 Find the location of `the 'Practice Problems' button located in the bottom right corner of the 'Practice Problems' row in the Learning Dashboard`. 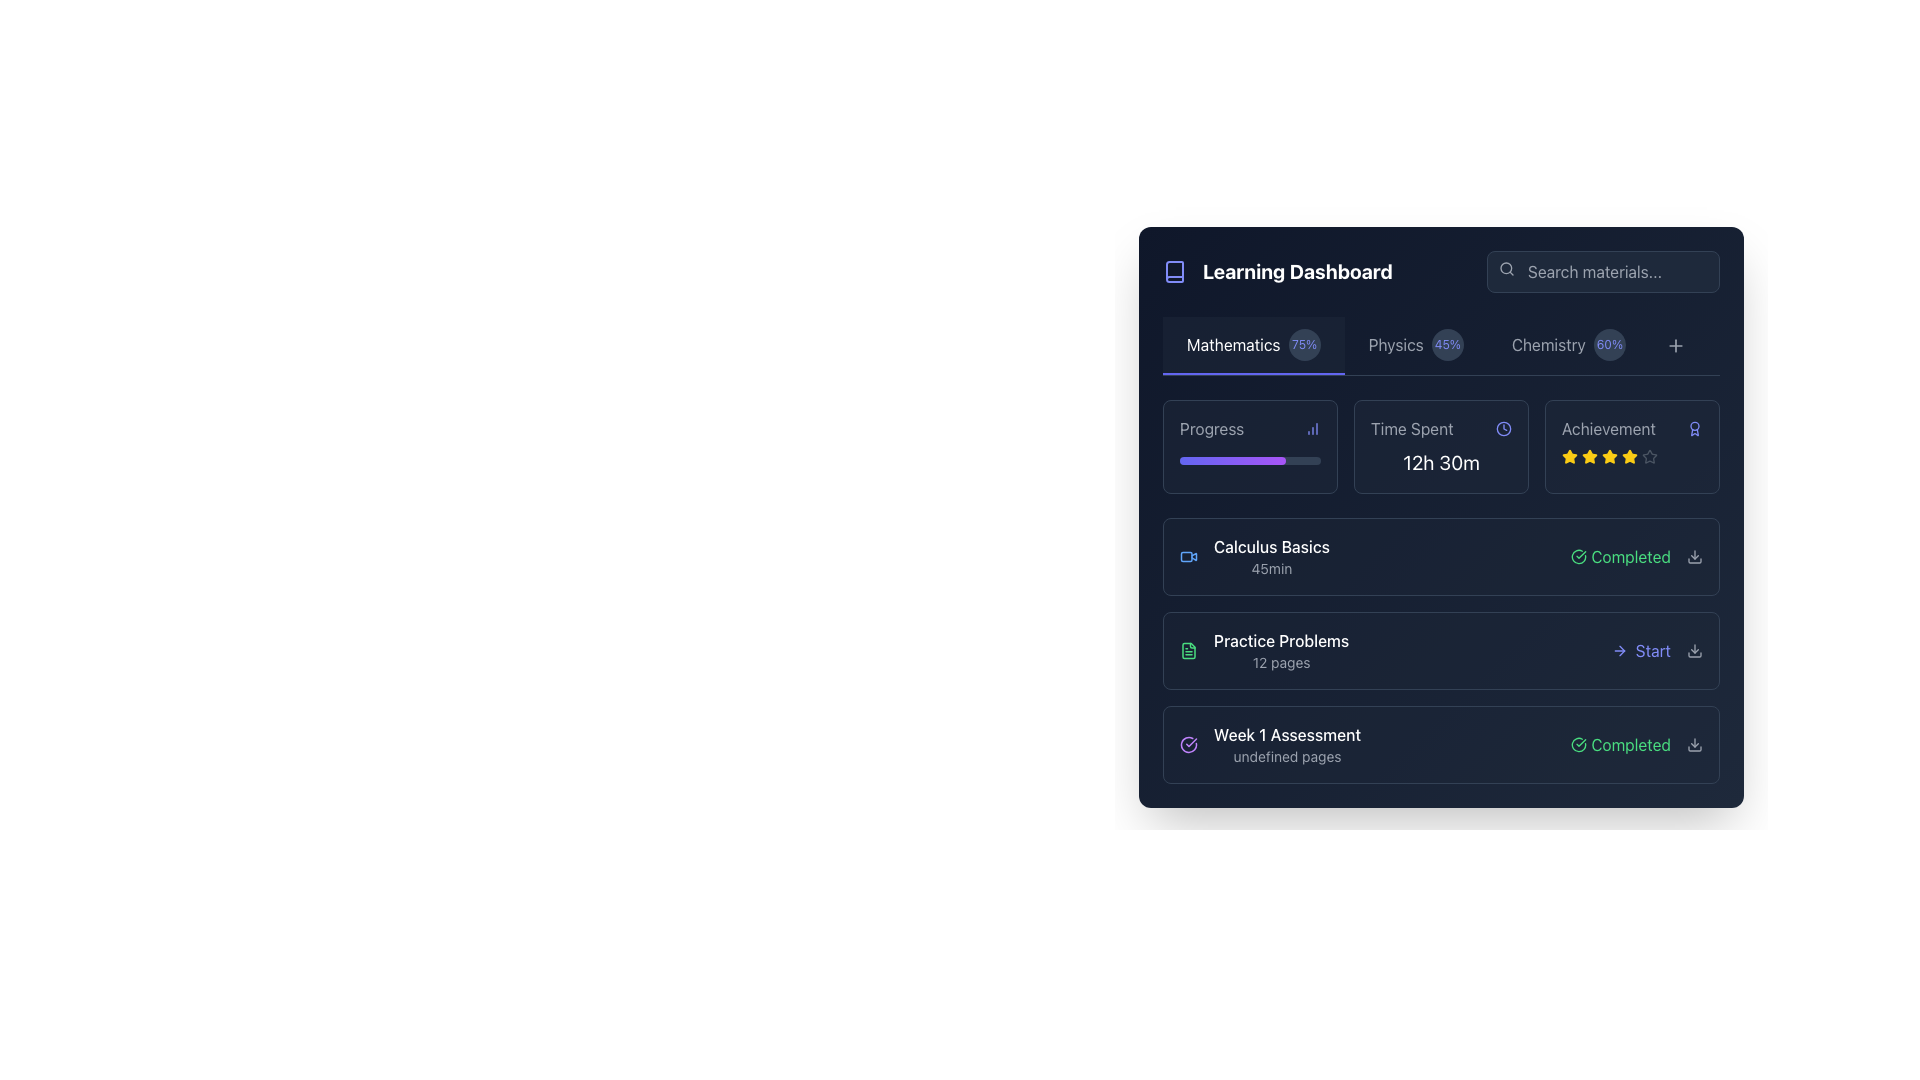

the 'Practice Problems' button located in the bottom right corner of the 'Practice Problems' row in the Learning Dashboard is located at coordinates (1641, 651).